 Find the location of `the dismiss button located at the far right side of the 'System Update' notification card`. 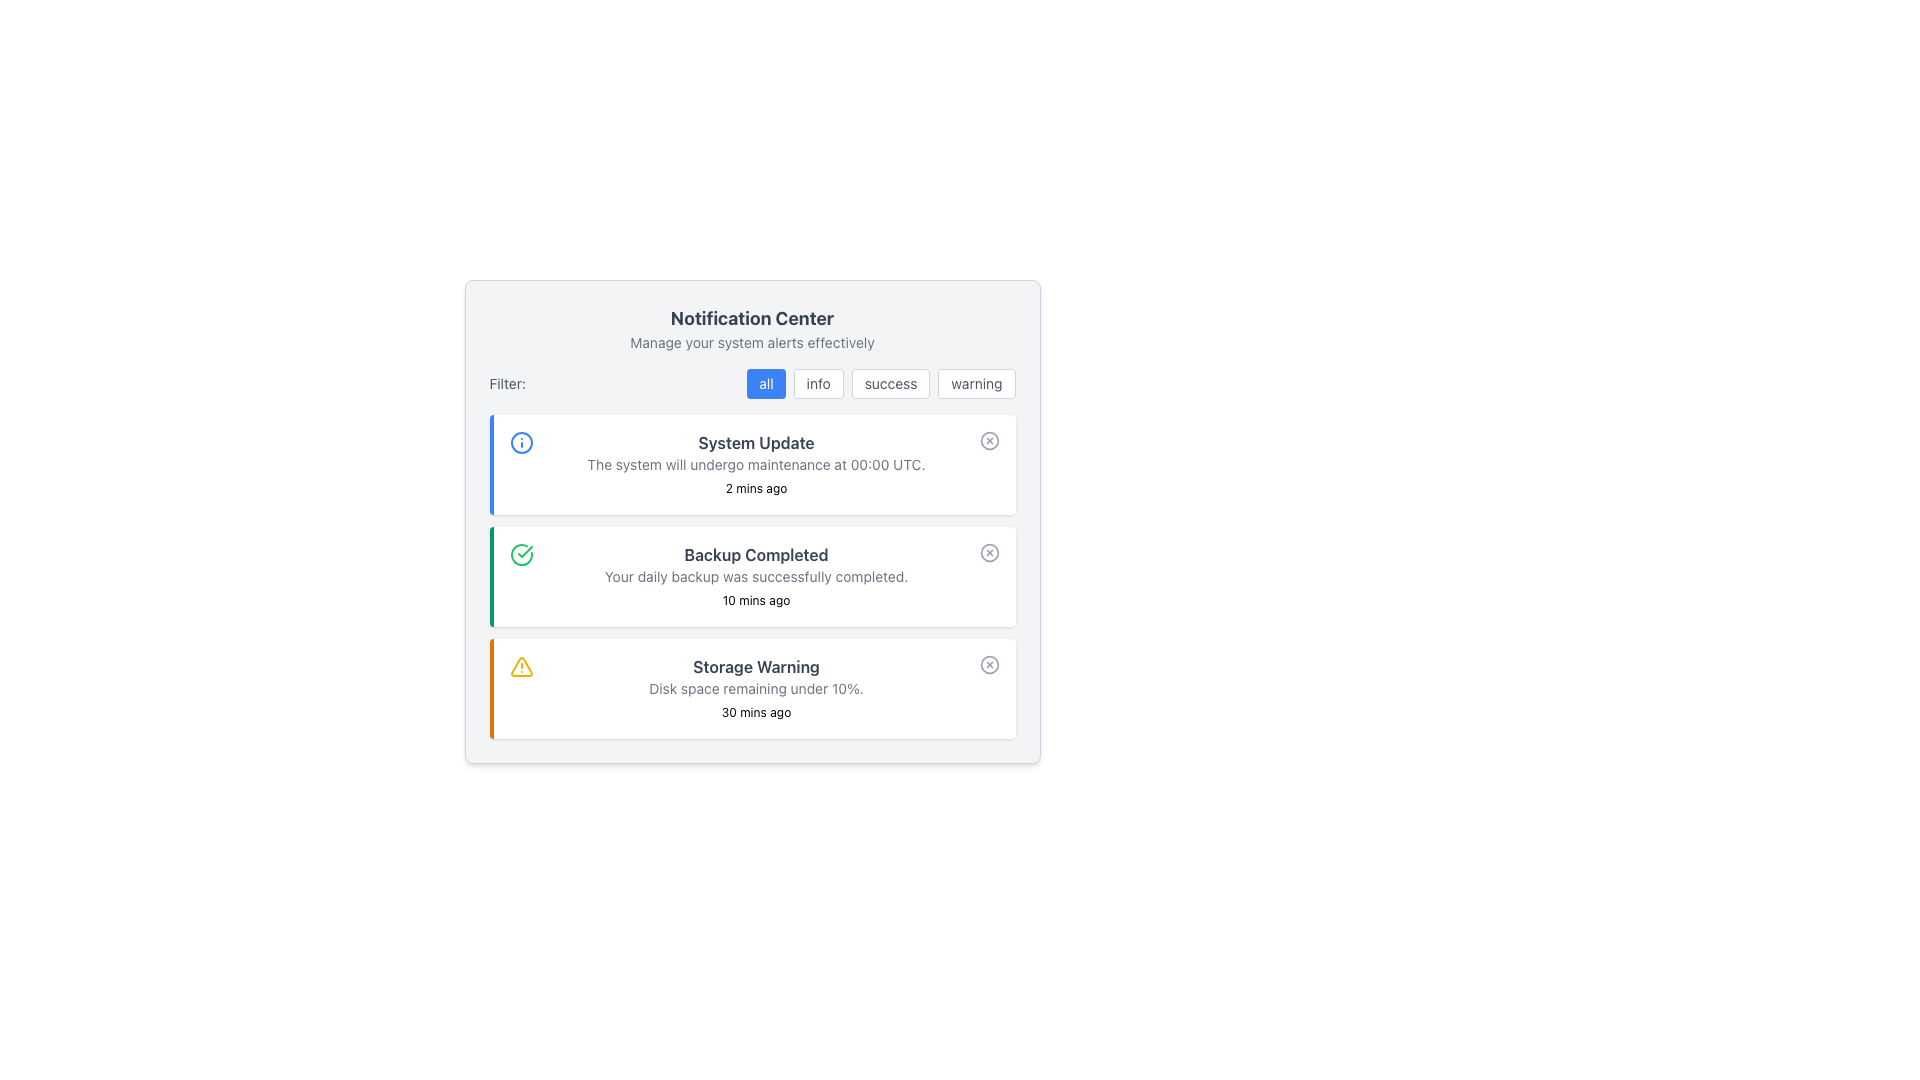

the dismiss button located at the far right side of the 'System Update' notification card is located at coordinates (989, 439).